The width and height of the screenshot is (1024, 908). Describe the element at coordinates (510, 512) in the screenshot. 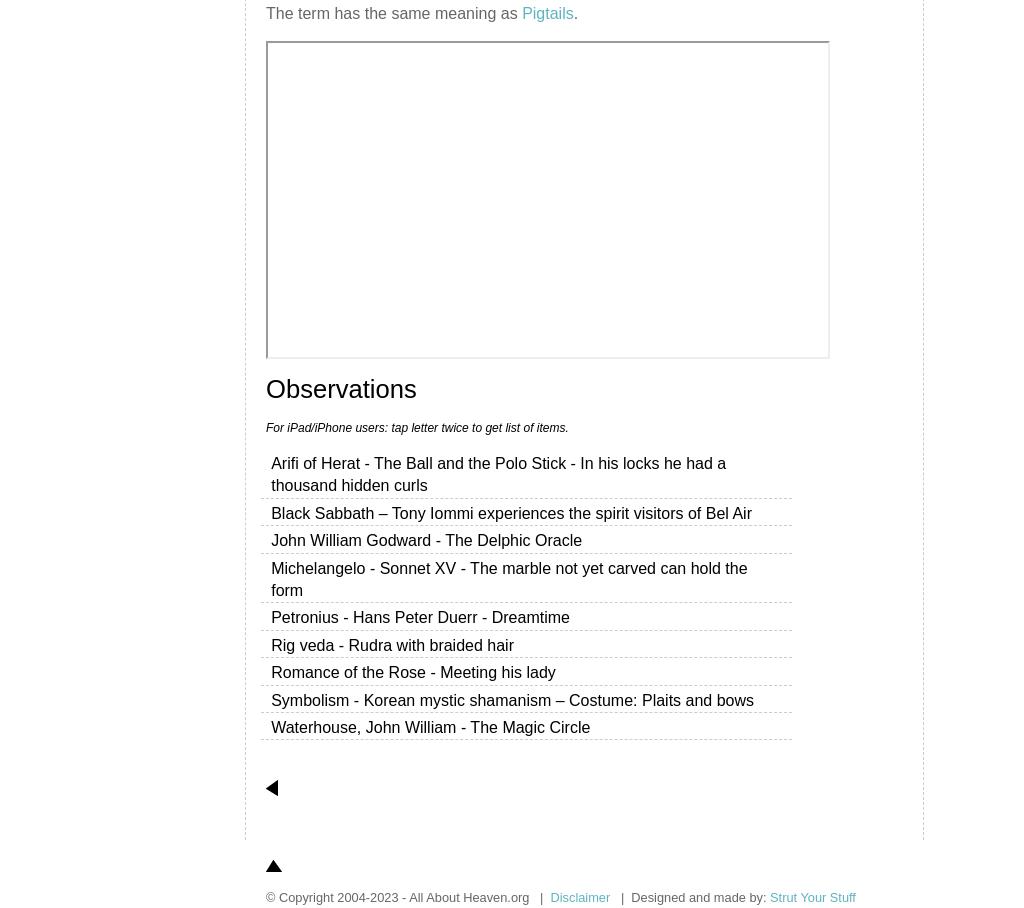

I see `'Black Sabbath – Tony Iommi experiences the spirit visitors of Bel Air'` at that location.